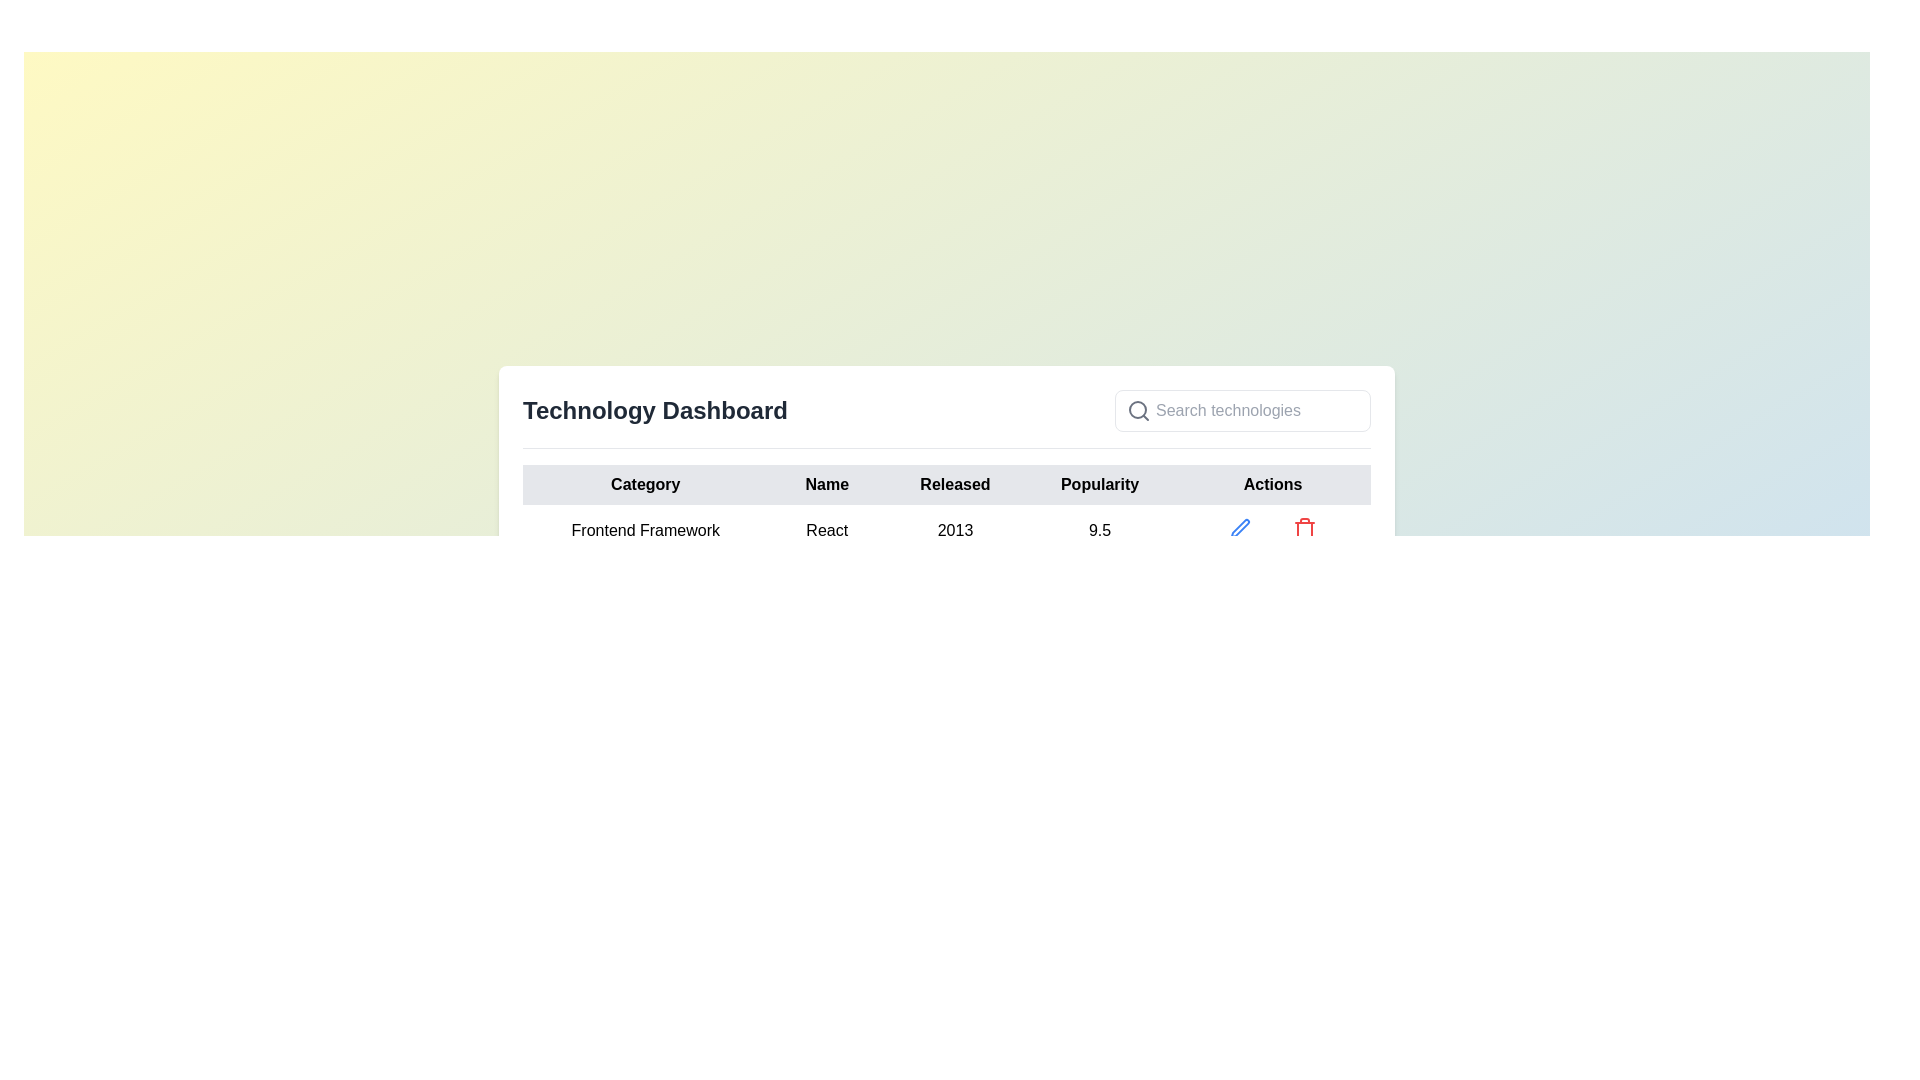 The width and height of the screenshot is (1920, 1080). I want to click on text indicating the release year of React, which is centered in the 'Released' column of the information table for React, so click(954, 529).